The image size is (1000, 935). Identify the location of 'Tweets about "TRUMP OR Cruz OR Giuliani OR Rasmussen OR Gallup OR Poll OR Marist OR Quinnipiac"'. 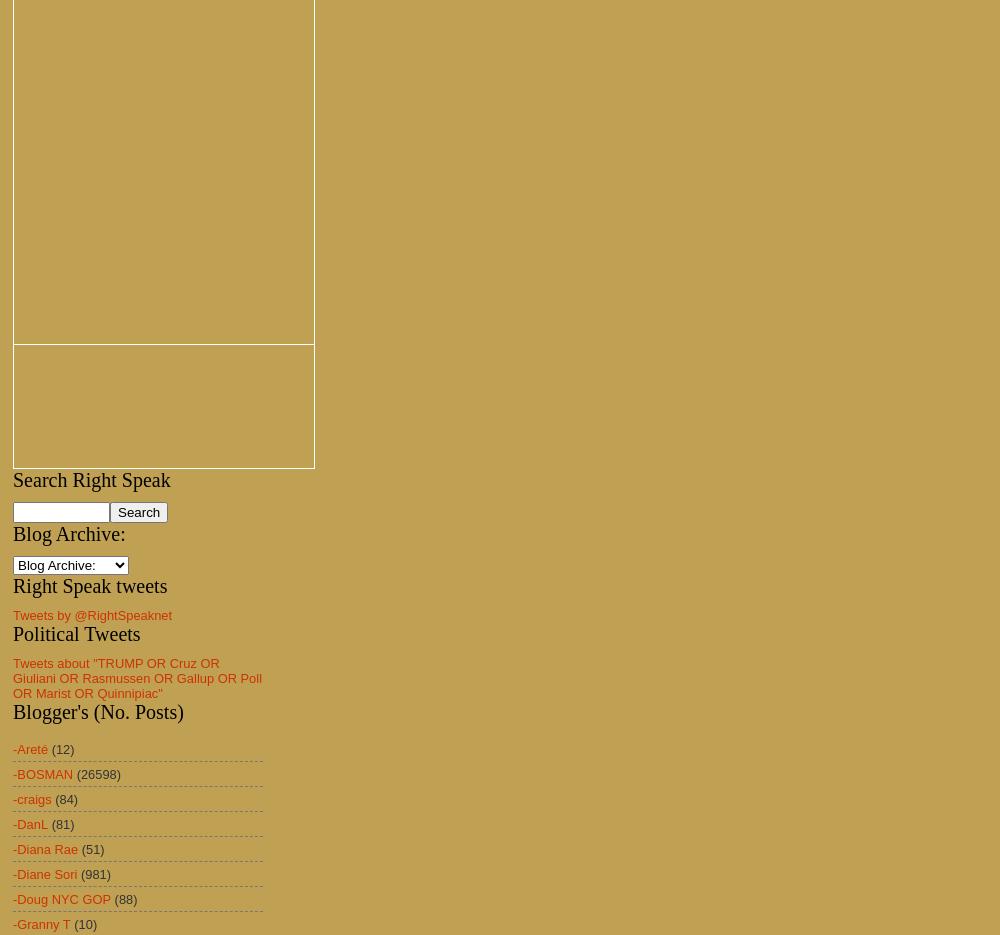
(137, 678).